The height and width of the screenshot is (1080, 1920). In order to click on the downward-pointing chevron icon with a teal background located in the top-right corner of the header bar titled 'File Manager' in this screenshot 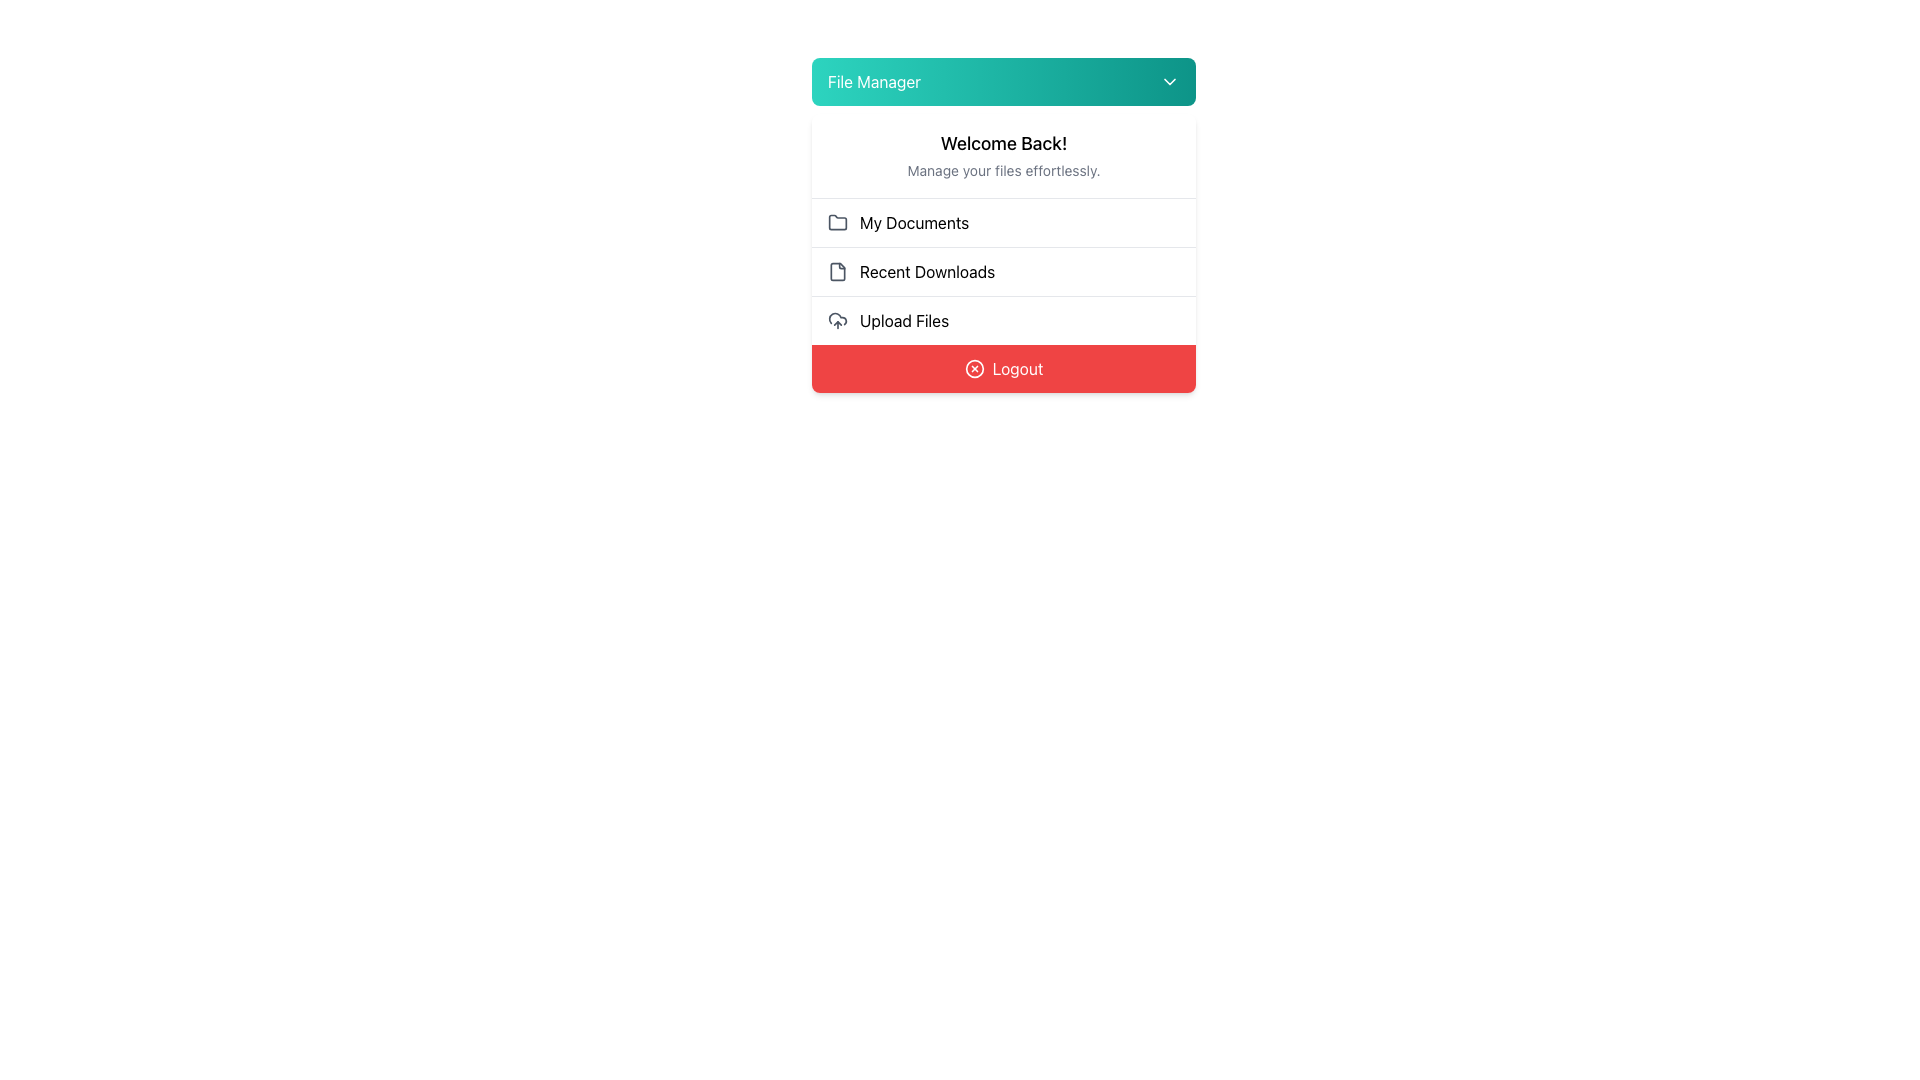, I will do `click(1170, 80)`.